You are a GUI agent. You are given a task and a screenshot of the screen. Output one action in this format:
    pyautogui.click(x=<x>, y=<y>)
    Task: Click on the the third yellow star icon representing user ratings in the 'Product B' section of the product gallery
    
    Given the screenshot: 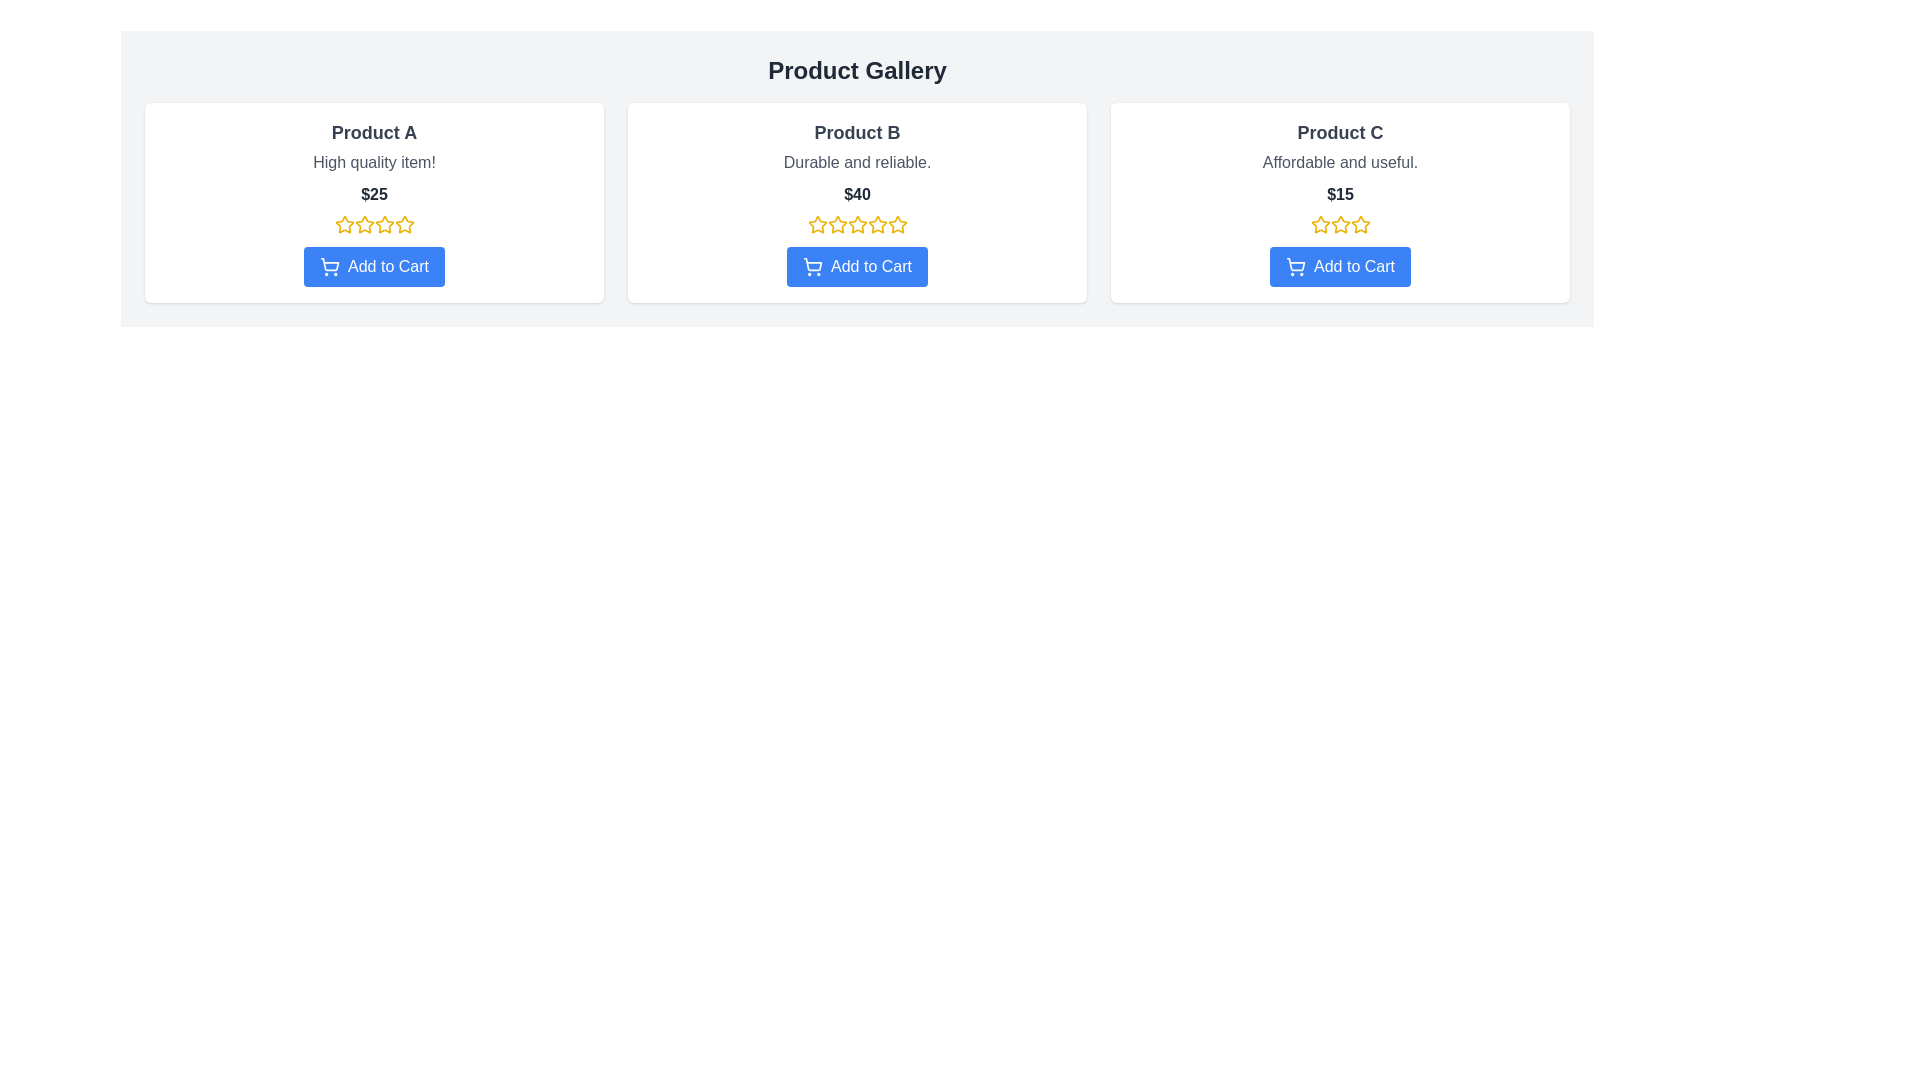 What is the action you would take?
    pyautogui.click(x=877, y=224)
    